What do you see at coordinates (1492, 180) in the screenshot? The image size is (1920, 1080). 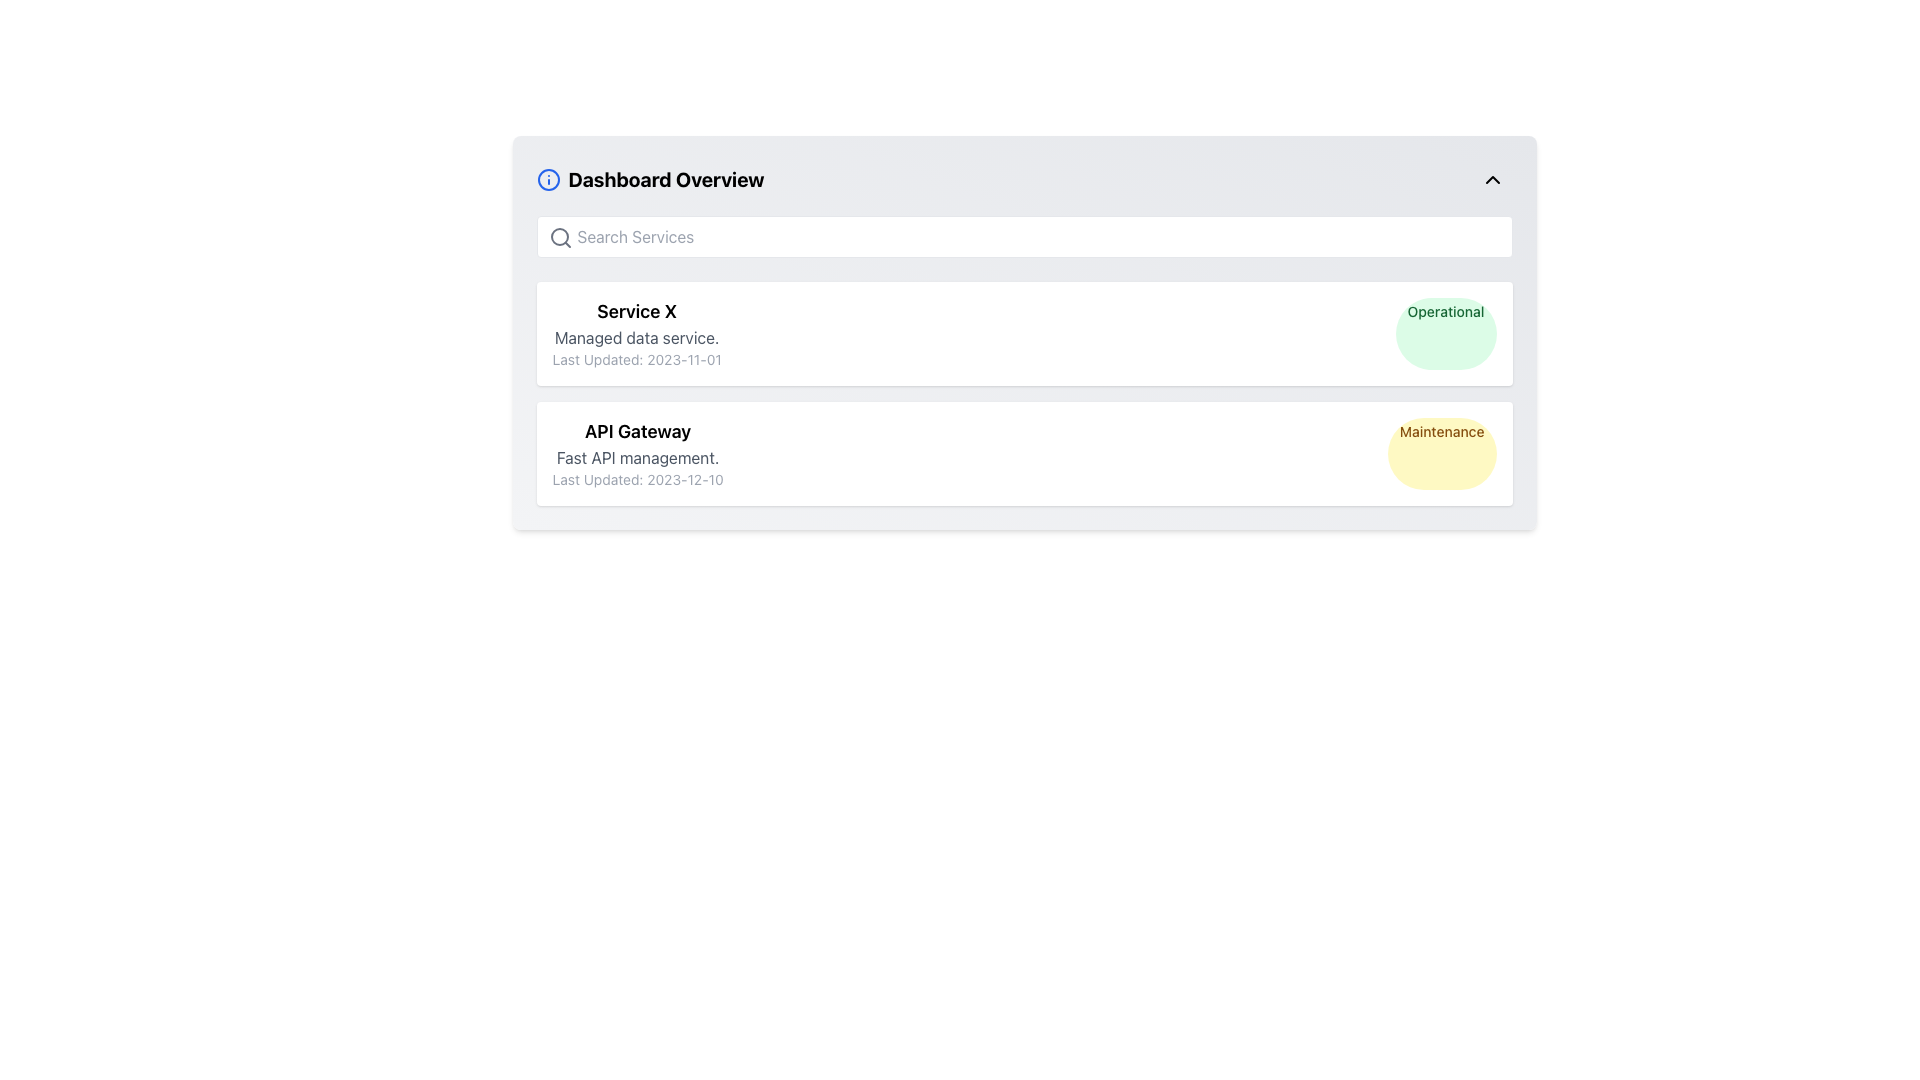 I see `the small triangular SVG icon with a thin black outline located in the top-right corner of the main section for visual feedback` at bounding box center [1492, 180].